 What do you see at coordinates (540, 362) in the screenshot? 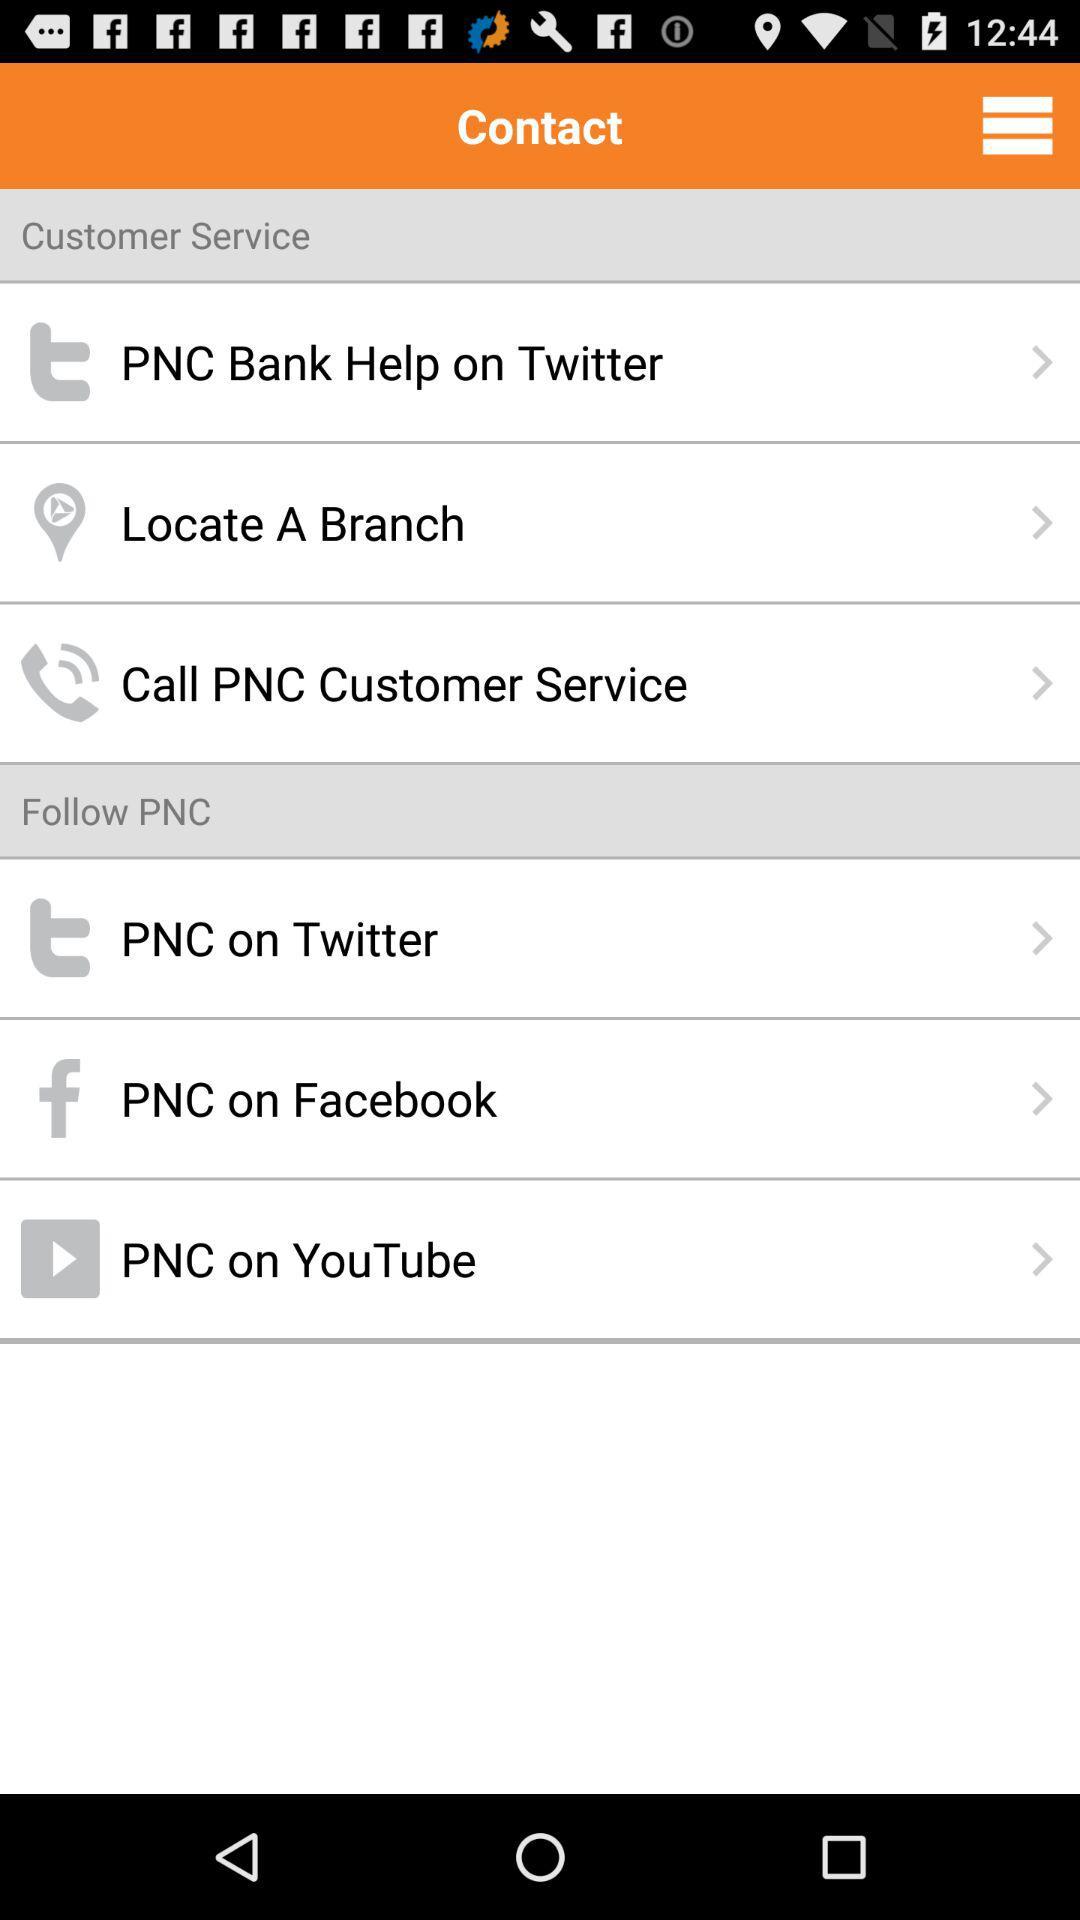
I see `item below the customer service` at bounding box center [540, 362].